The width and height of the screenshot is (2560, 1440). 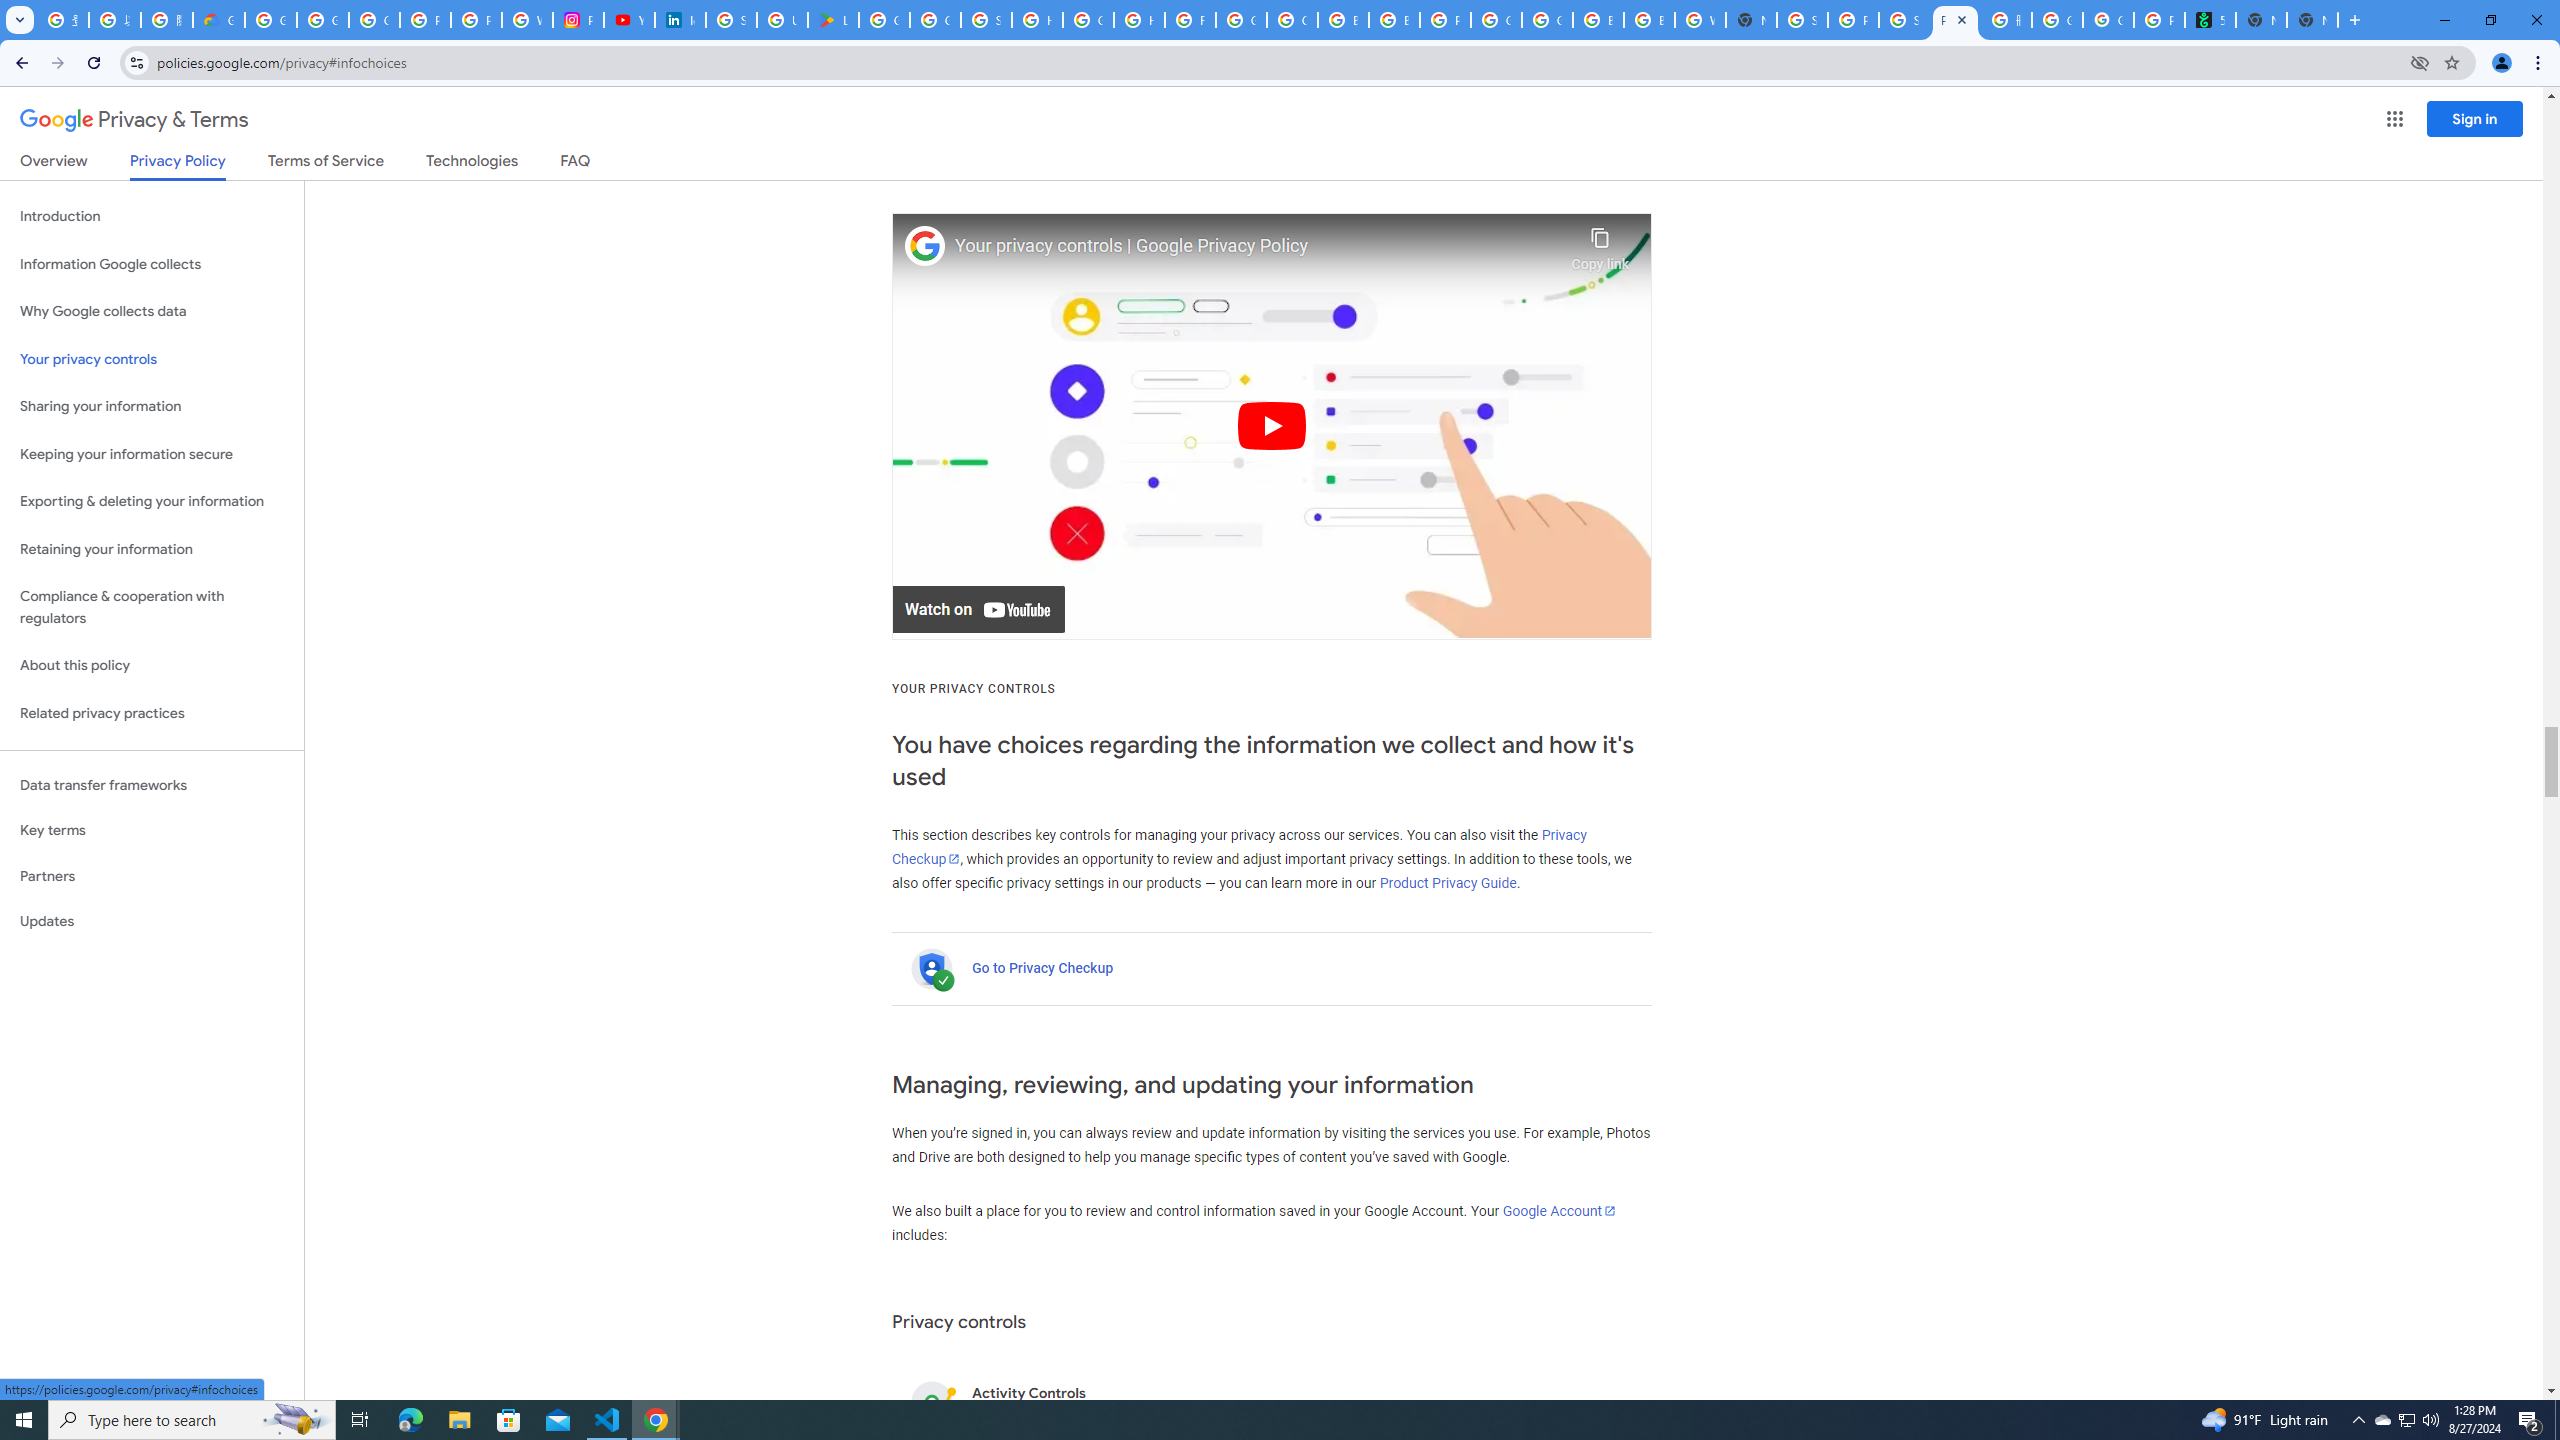 I want to click on 'Why Google collects data', so click(x=151, y=310).